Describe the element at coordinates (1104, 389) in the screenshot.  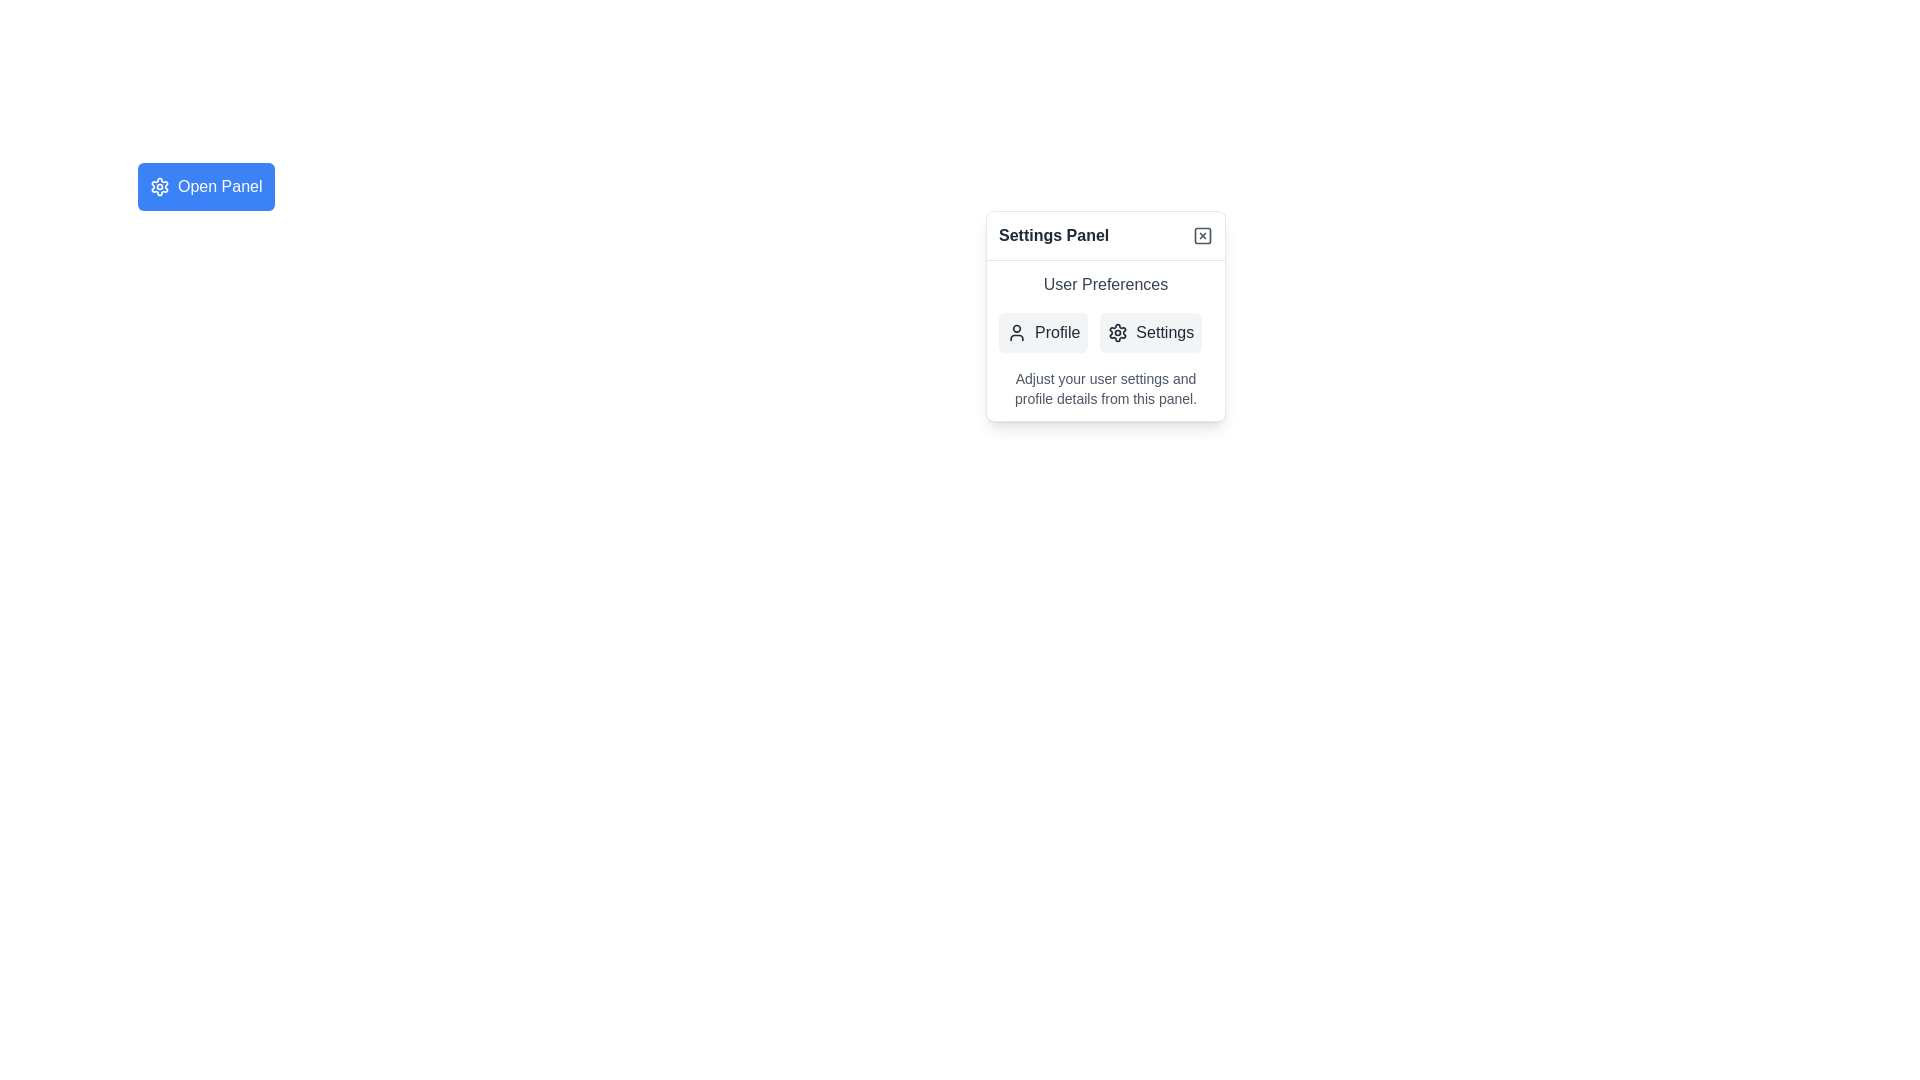
I see `the static descriptive text at the bottom of the settings panel, which explains that users can adjust their user settings and profile details` at that location.